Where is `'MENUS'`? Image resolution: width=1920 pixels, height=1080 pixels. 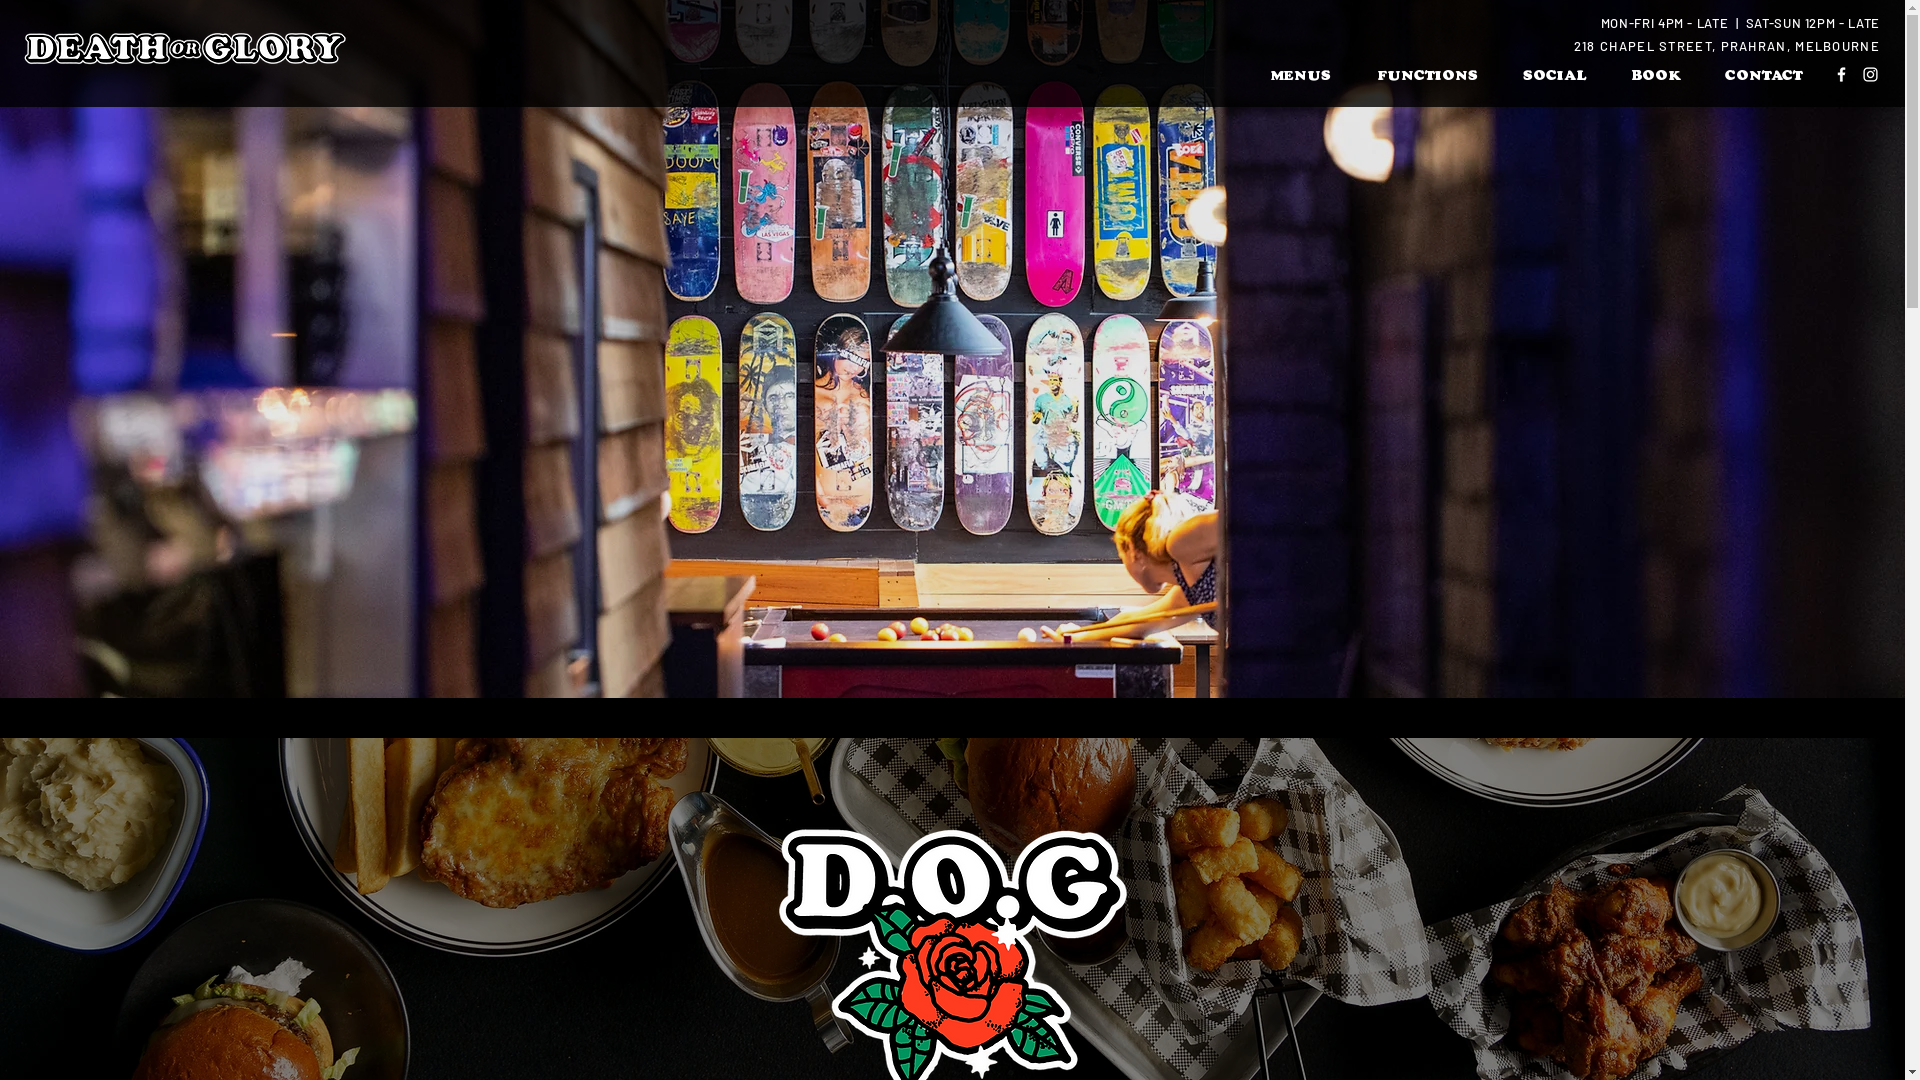
'MENUS' is located at coordinates (1300, 73).